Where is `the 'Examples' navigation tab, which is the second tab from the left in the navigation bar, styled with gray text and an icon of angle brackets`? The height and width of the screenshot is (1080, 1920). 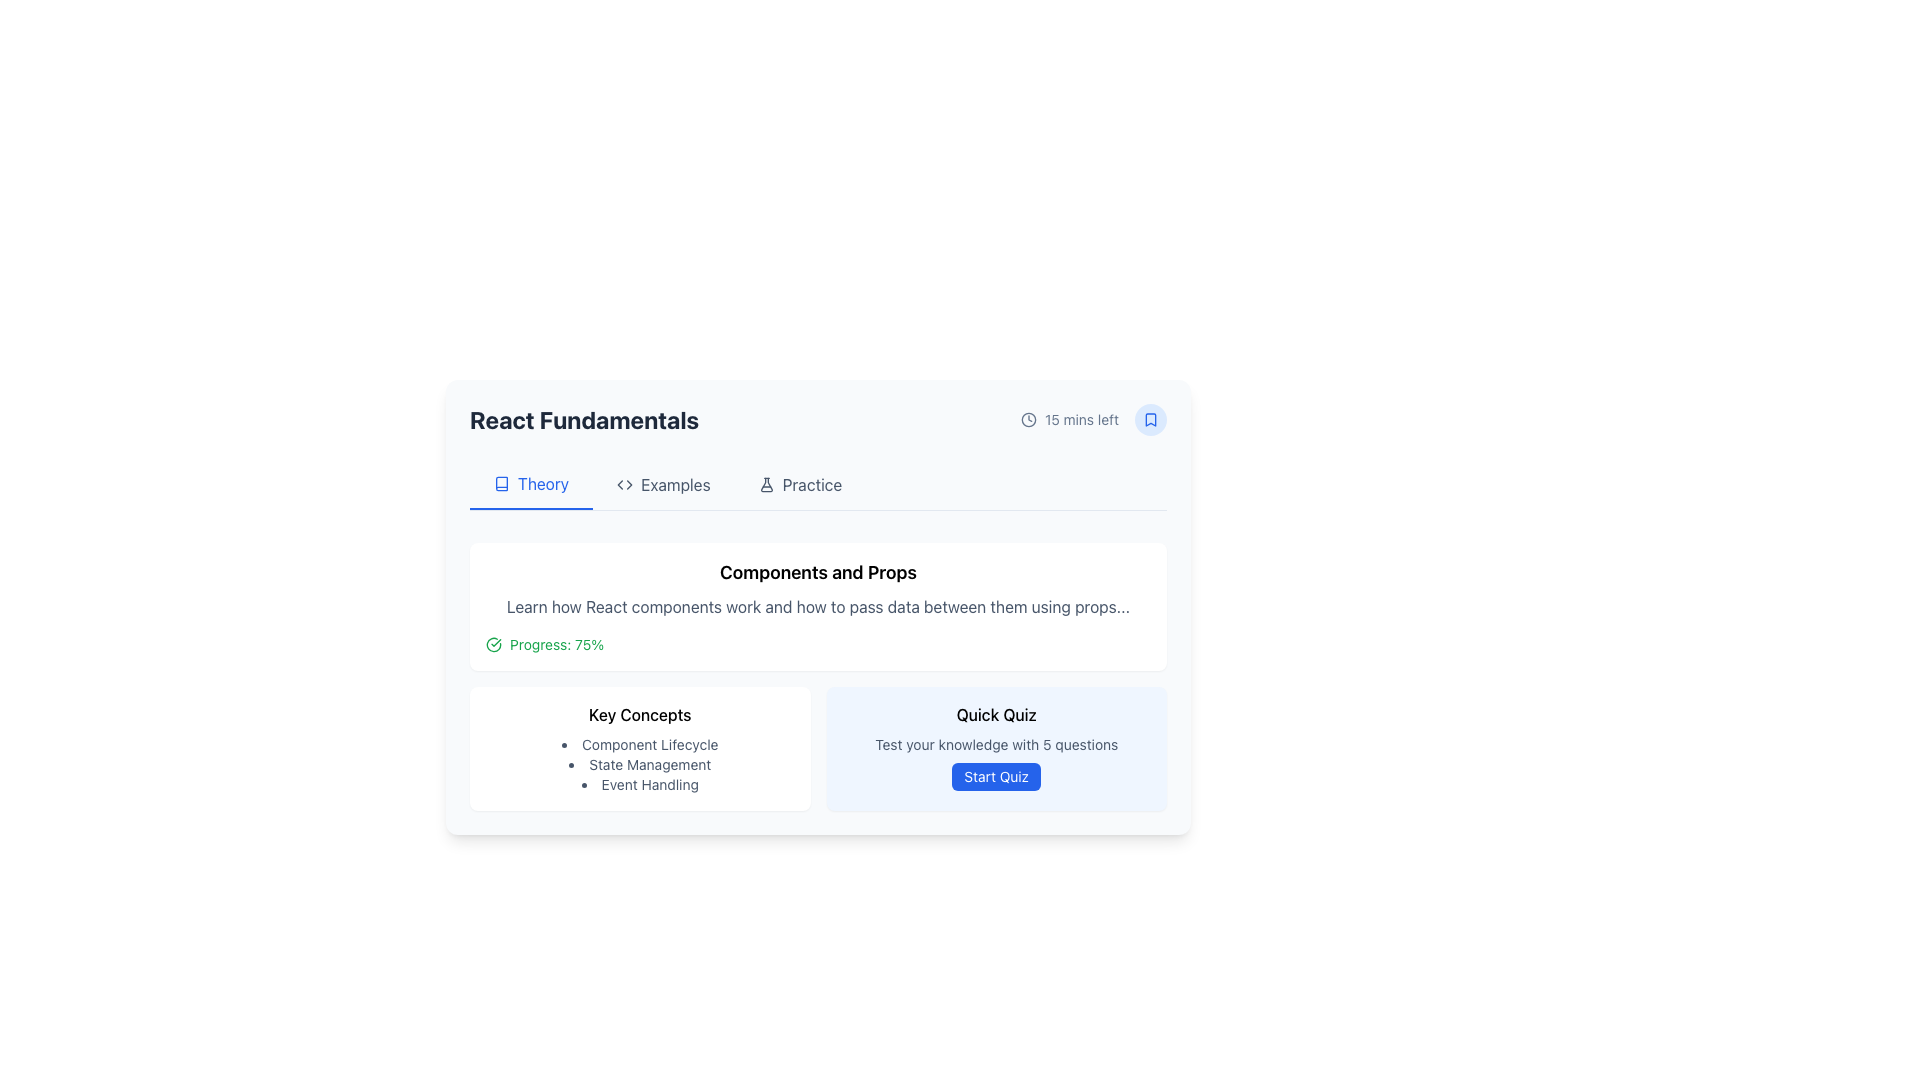 the 'Examples' navigation tab, which is the second tab from the left in the navigation bar, styled with gray text and an icon of angle brackets is located at coordinates (663, 485).